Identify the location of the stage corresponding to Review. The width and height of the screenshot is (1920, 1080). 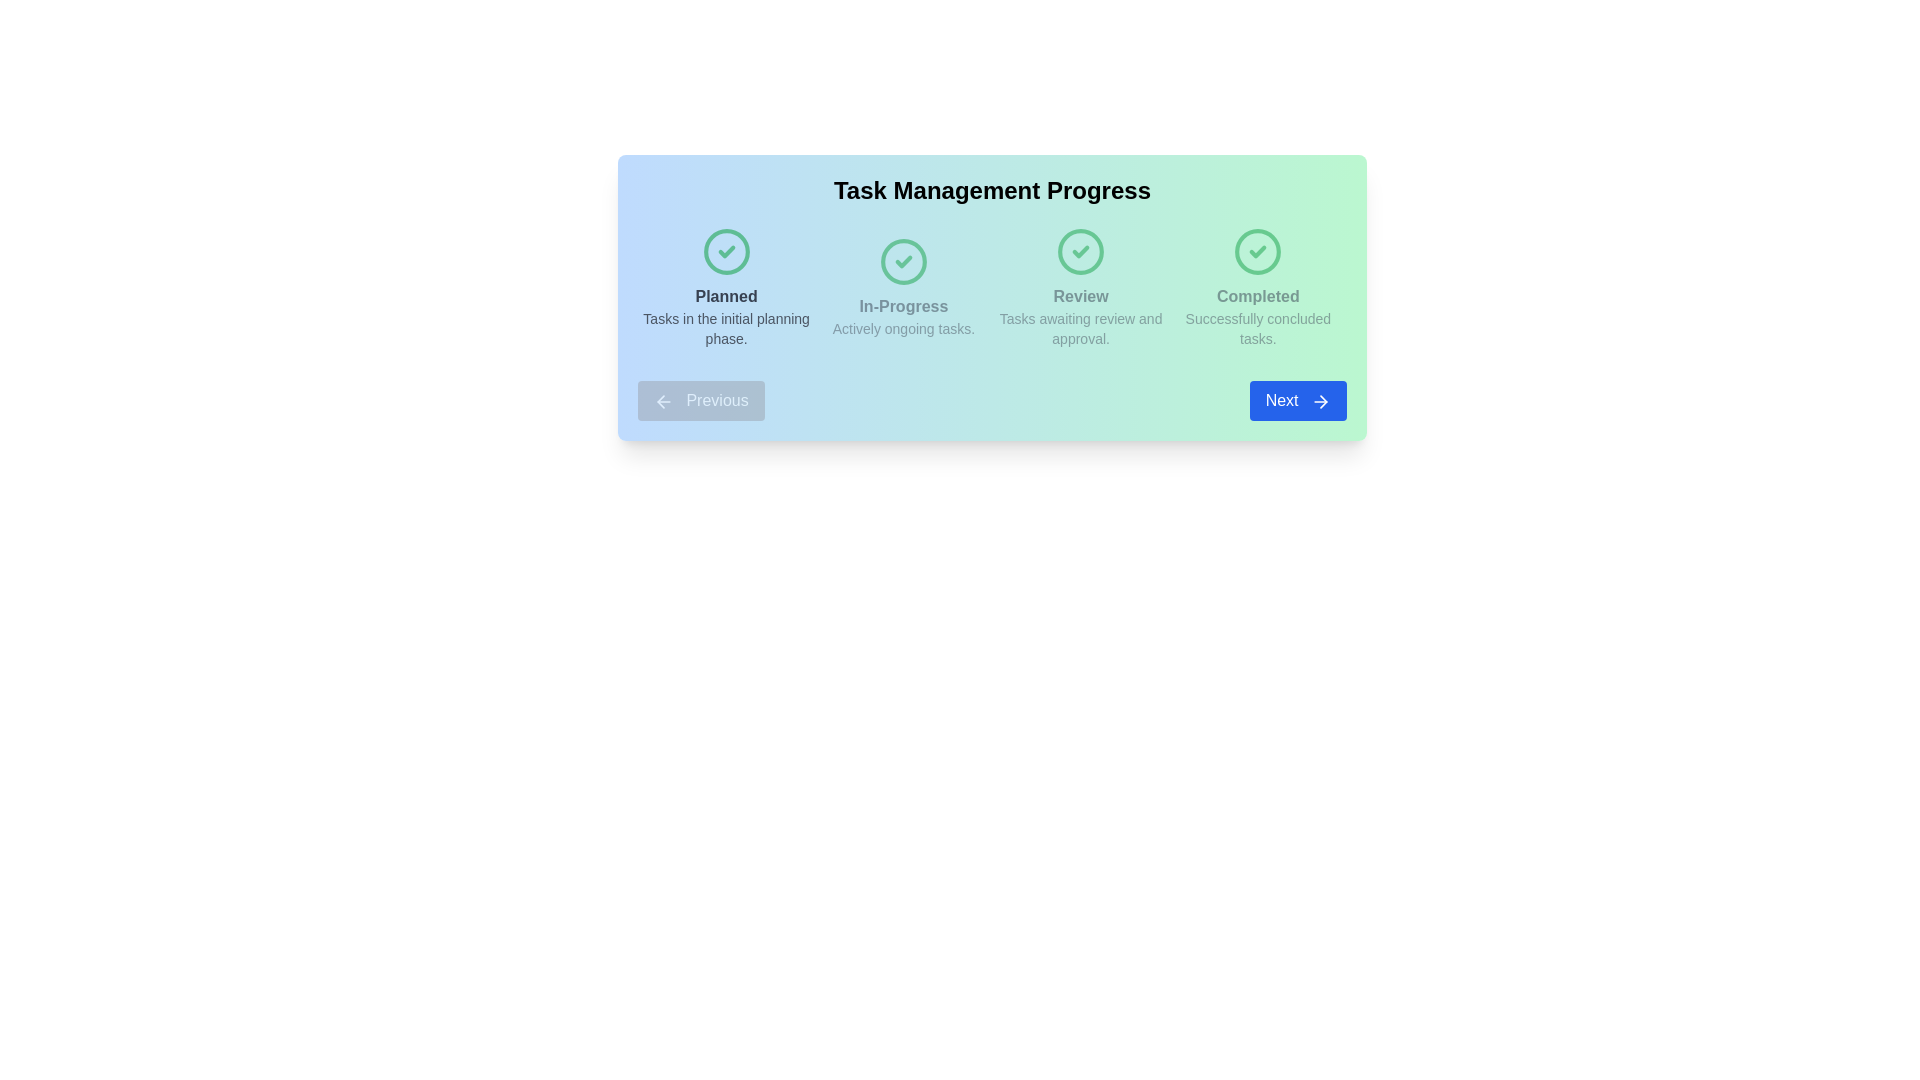
(1080, 288).